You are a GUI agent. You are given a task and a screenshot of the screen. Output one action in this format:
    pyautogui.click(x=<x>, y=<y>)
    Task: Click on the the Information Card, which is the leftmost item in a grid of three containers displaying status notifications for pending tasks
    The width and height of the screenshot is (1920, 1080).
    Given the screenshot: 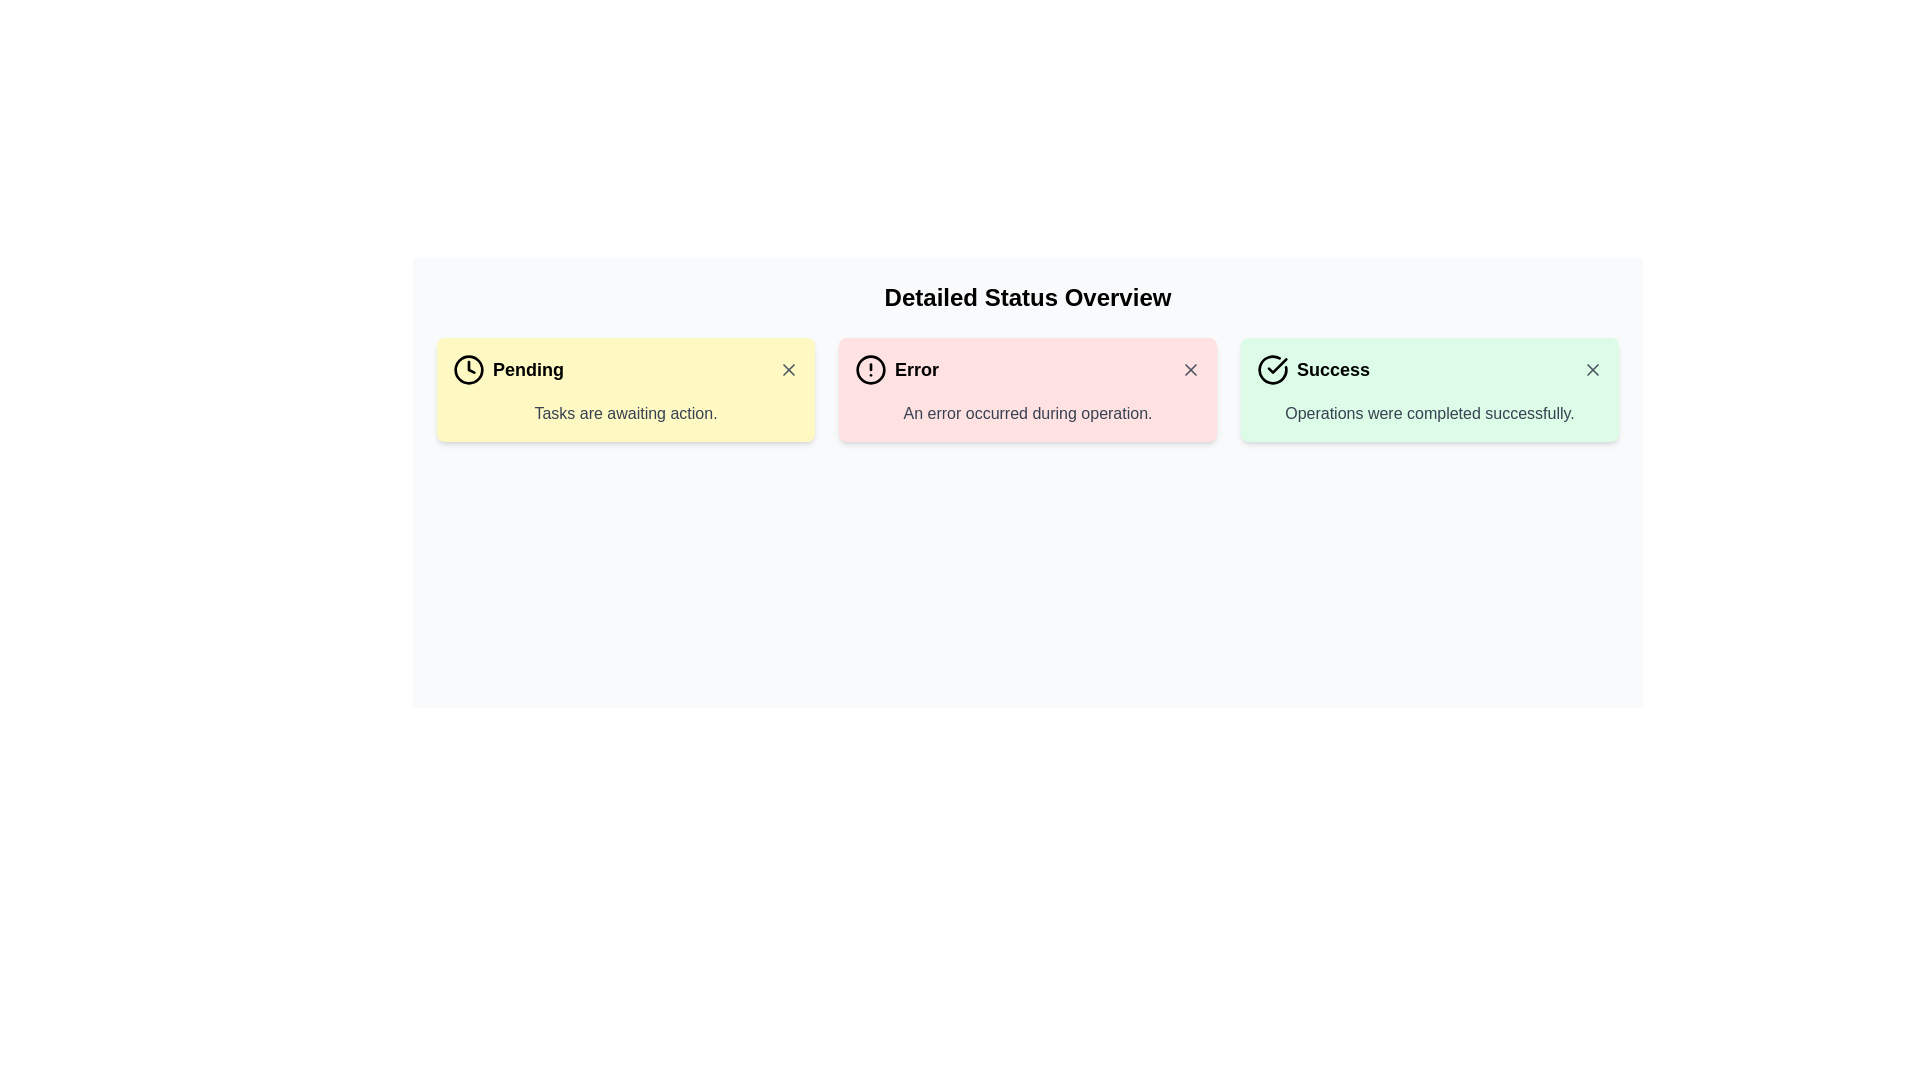 What is the action you would take?
    pyautogui.click(x=624, y=389)
    